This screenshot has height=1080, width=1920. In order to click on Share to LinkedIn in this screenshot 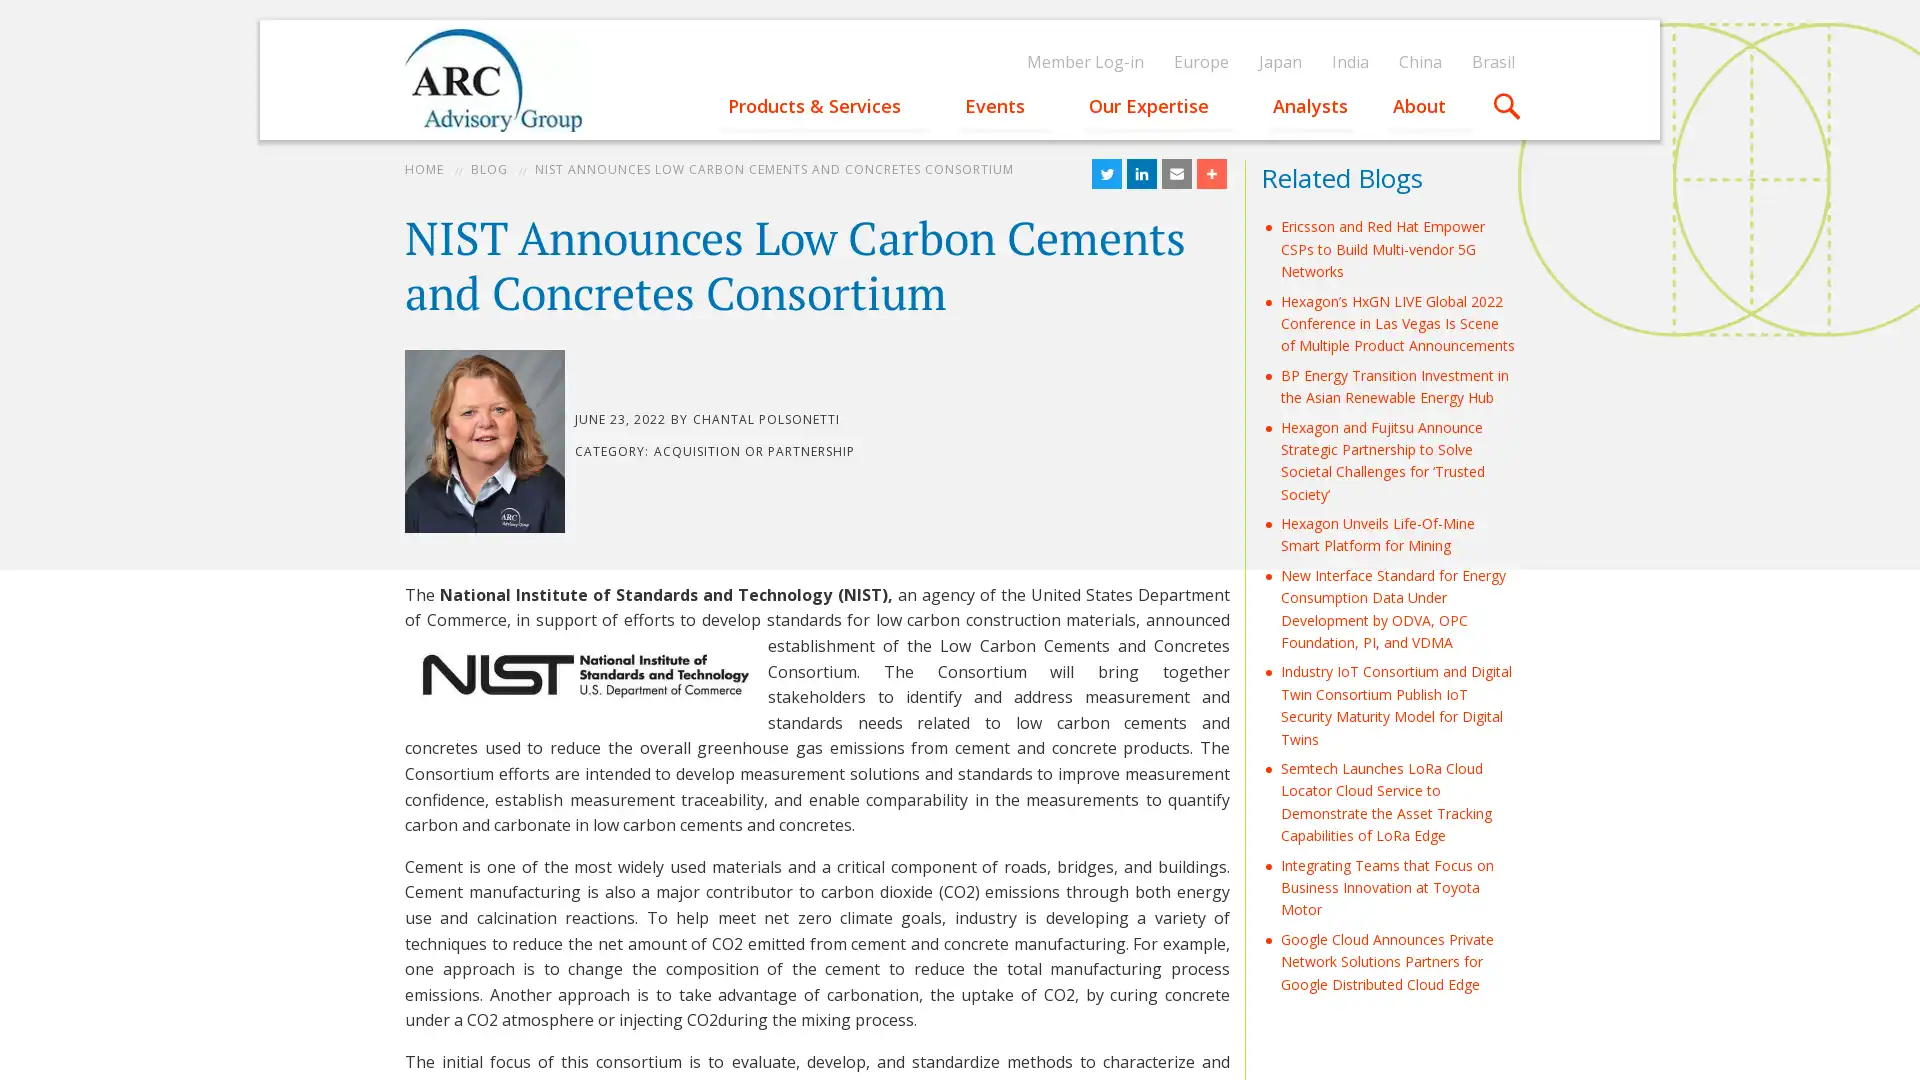, I will do `click(1145, 172)`.